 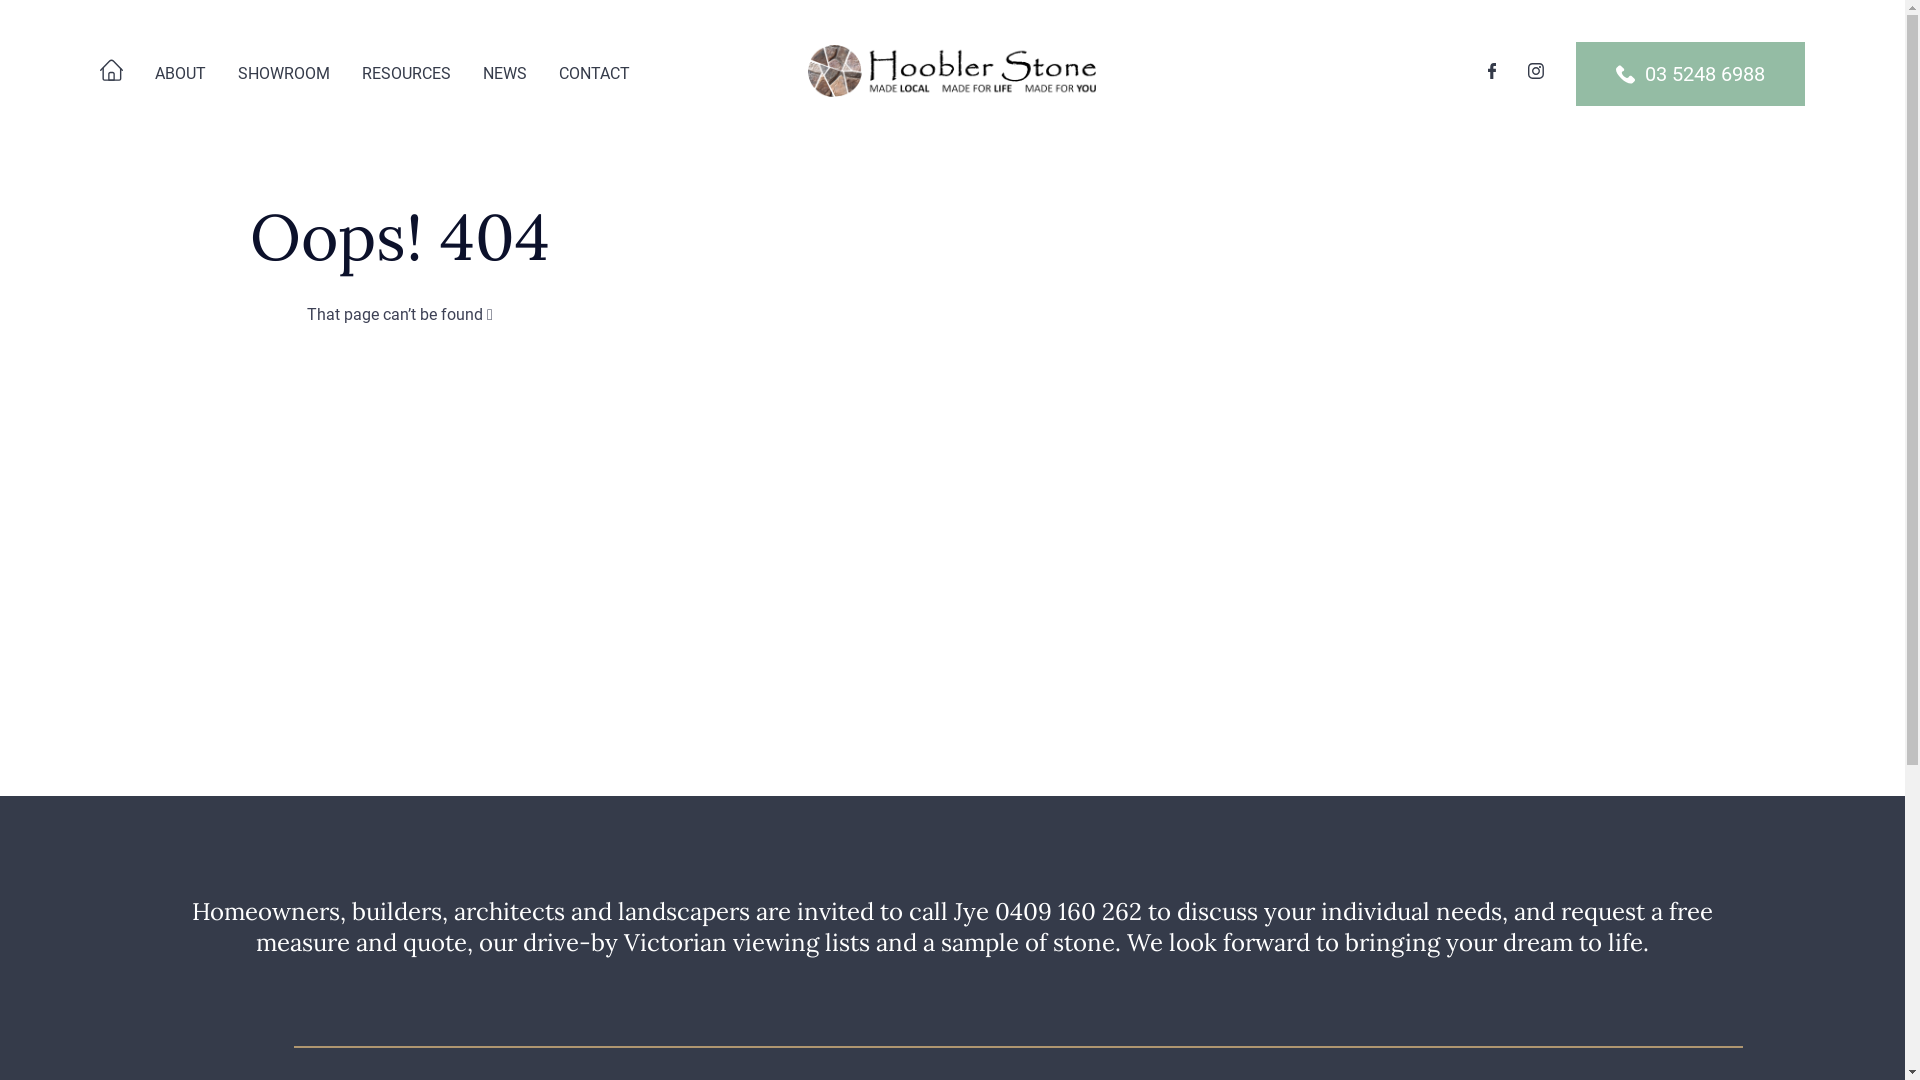 I want to click on 'ABOUT', so click(x=180, y=72).